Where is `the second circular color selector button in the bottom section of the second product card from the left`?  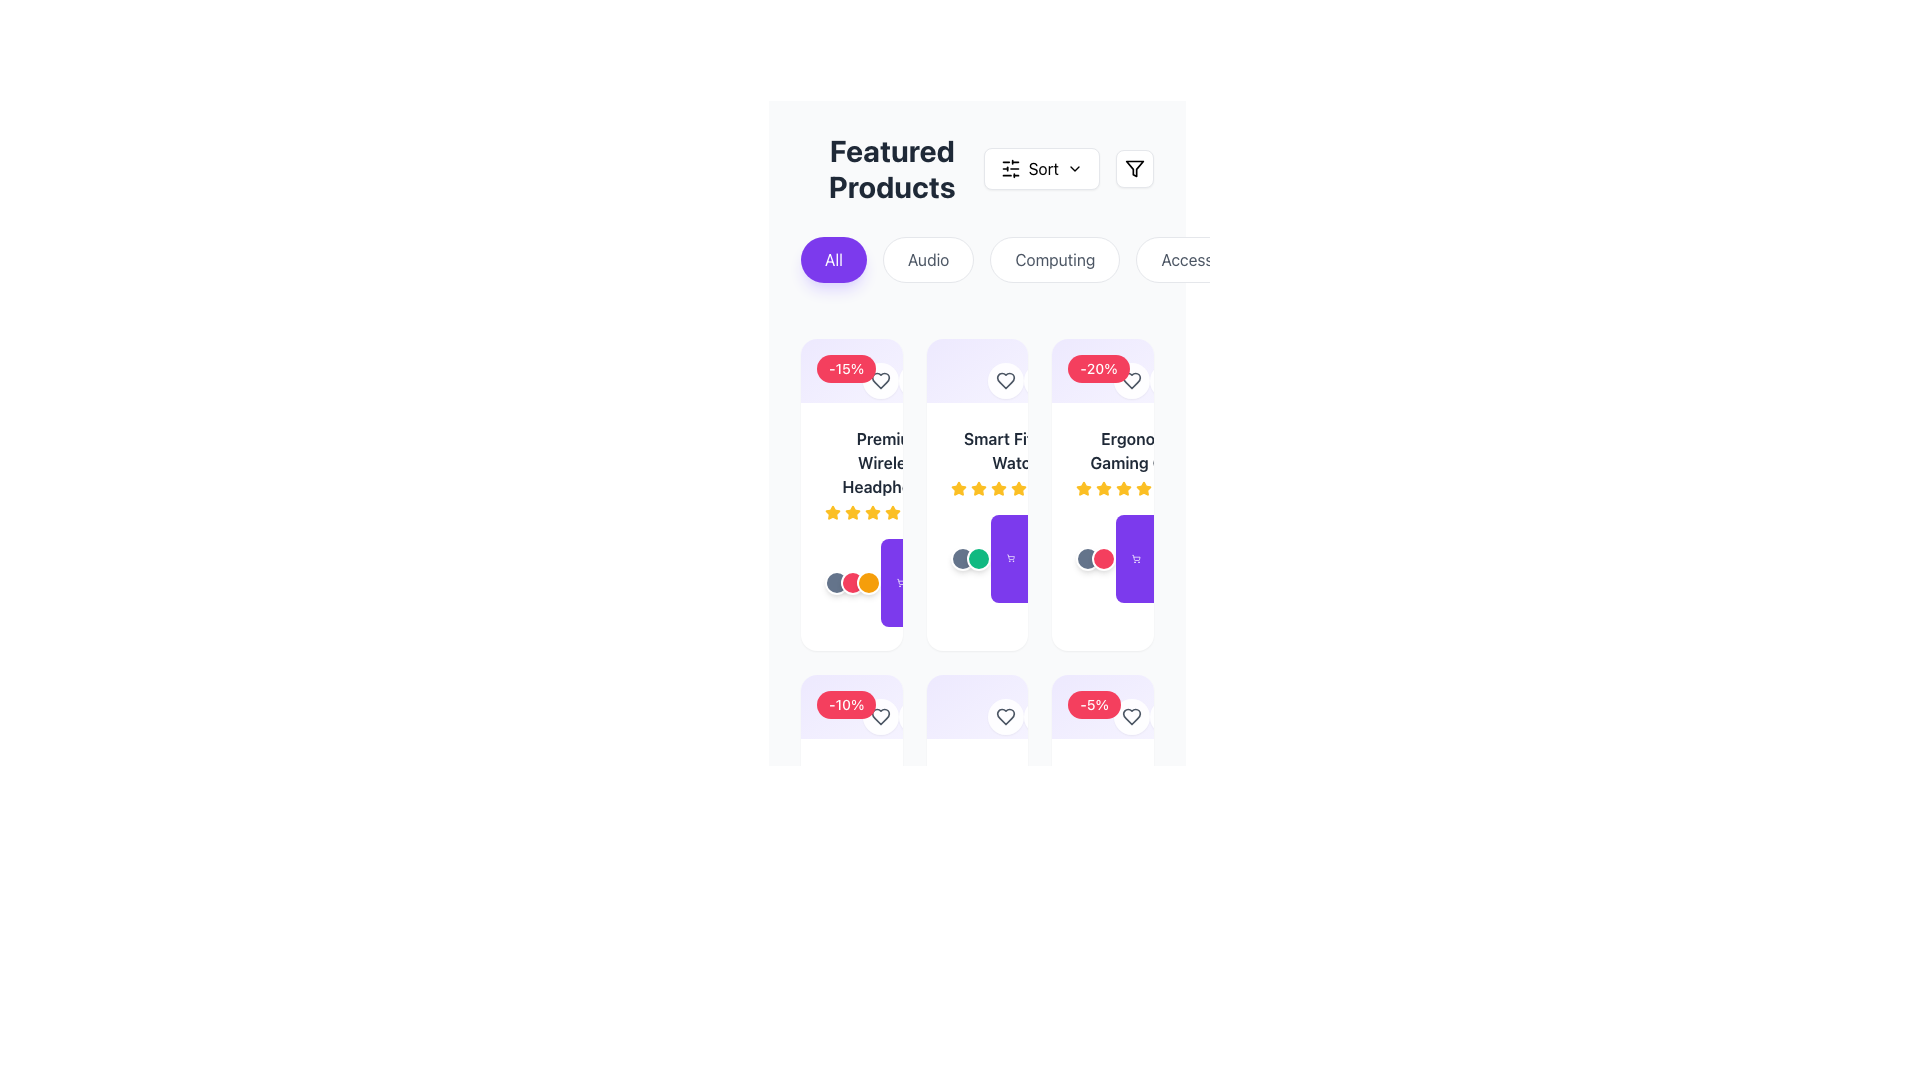 the second circular color selector button in the bottom section of the second product card from the left is located at coordinates (978, 559).